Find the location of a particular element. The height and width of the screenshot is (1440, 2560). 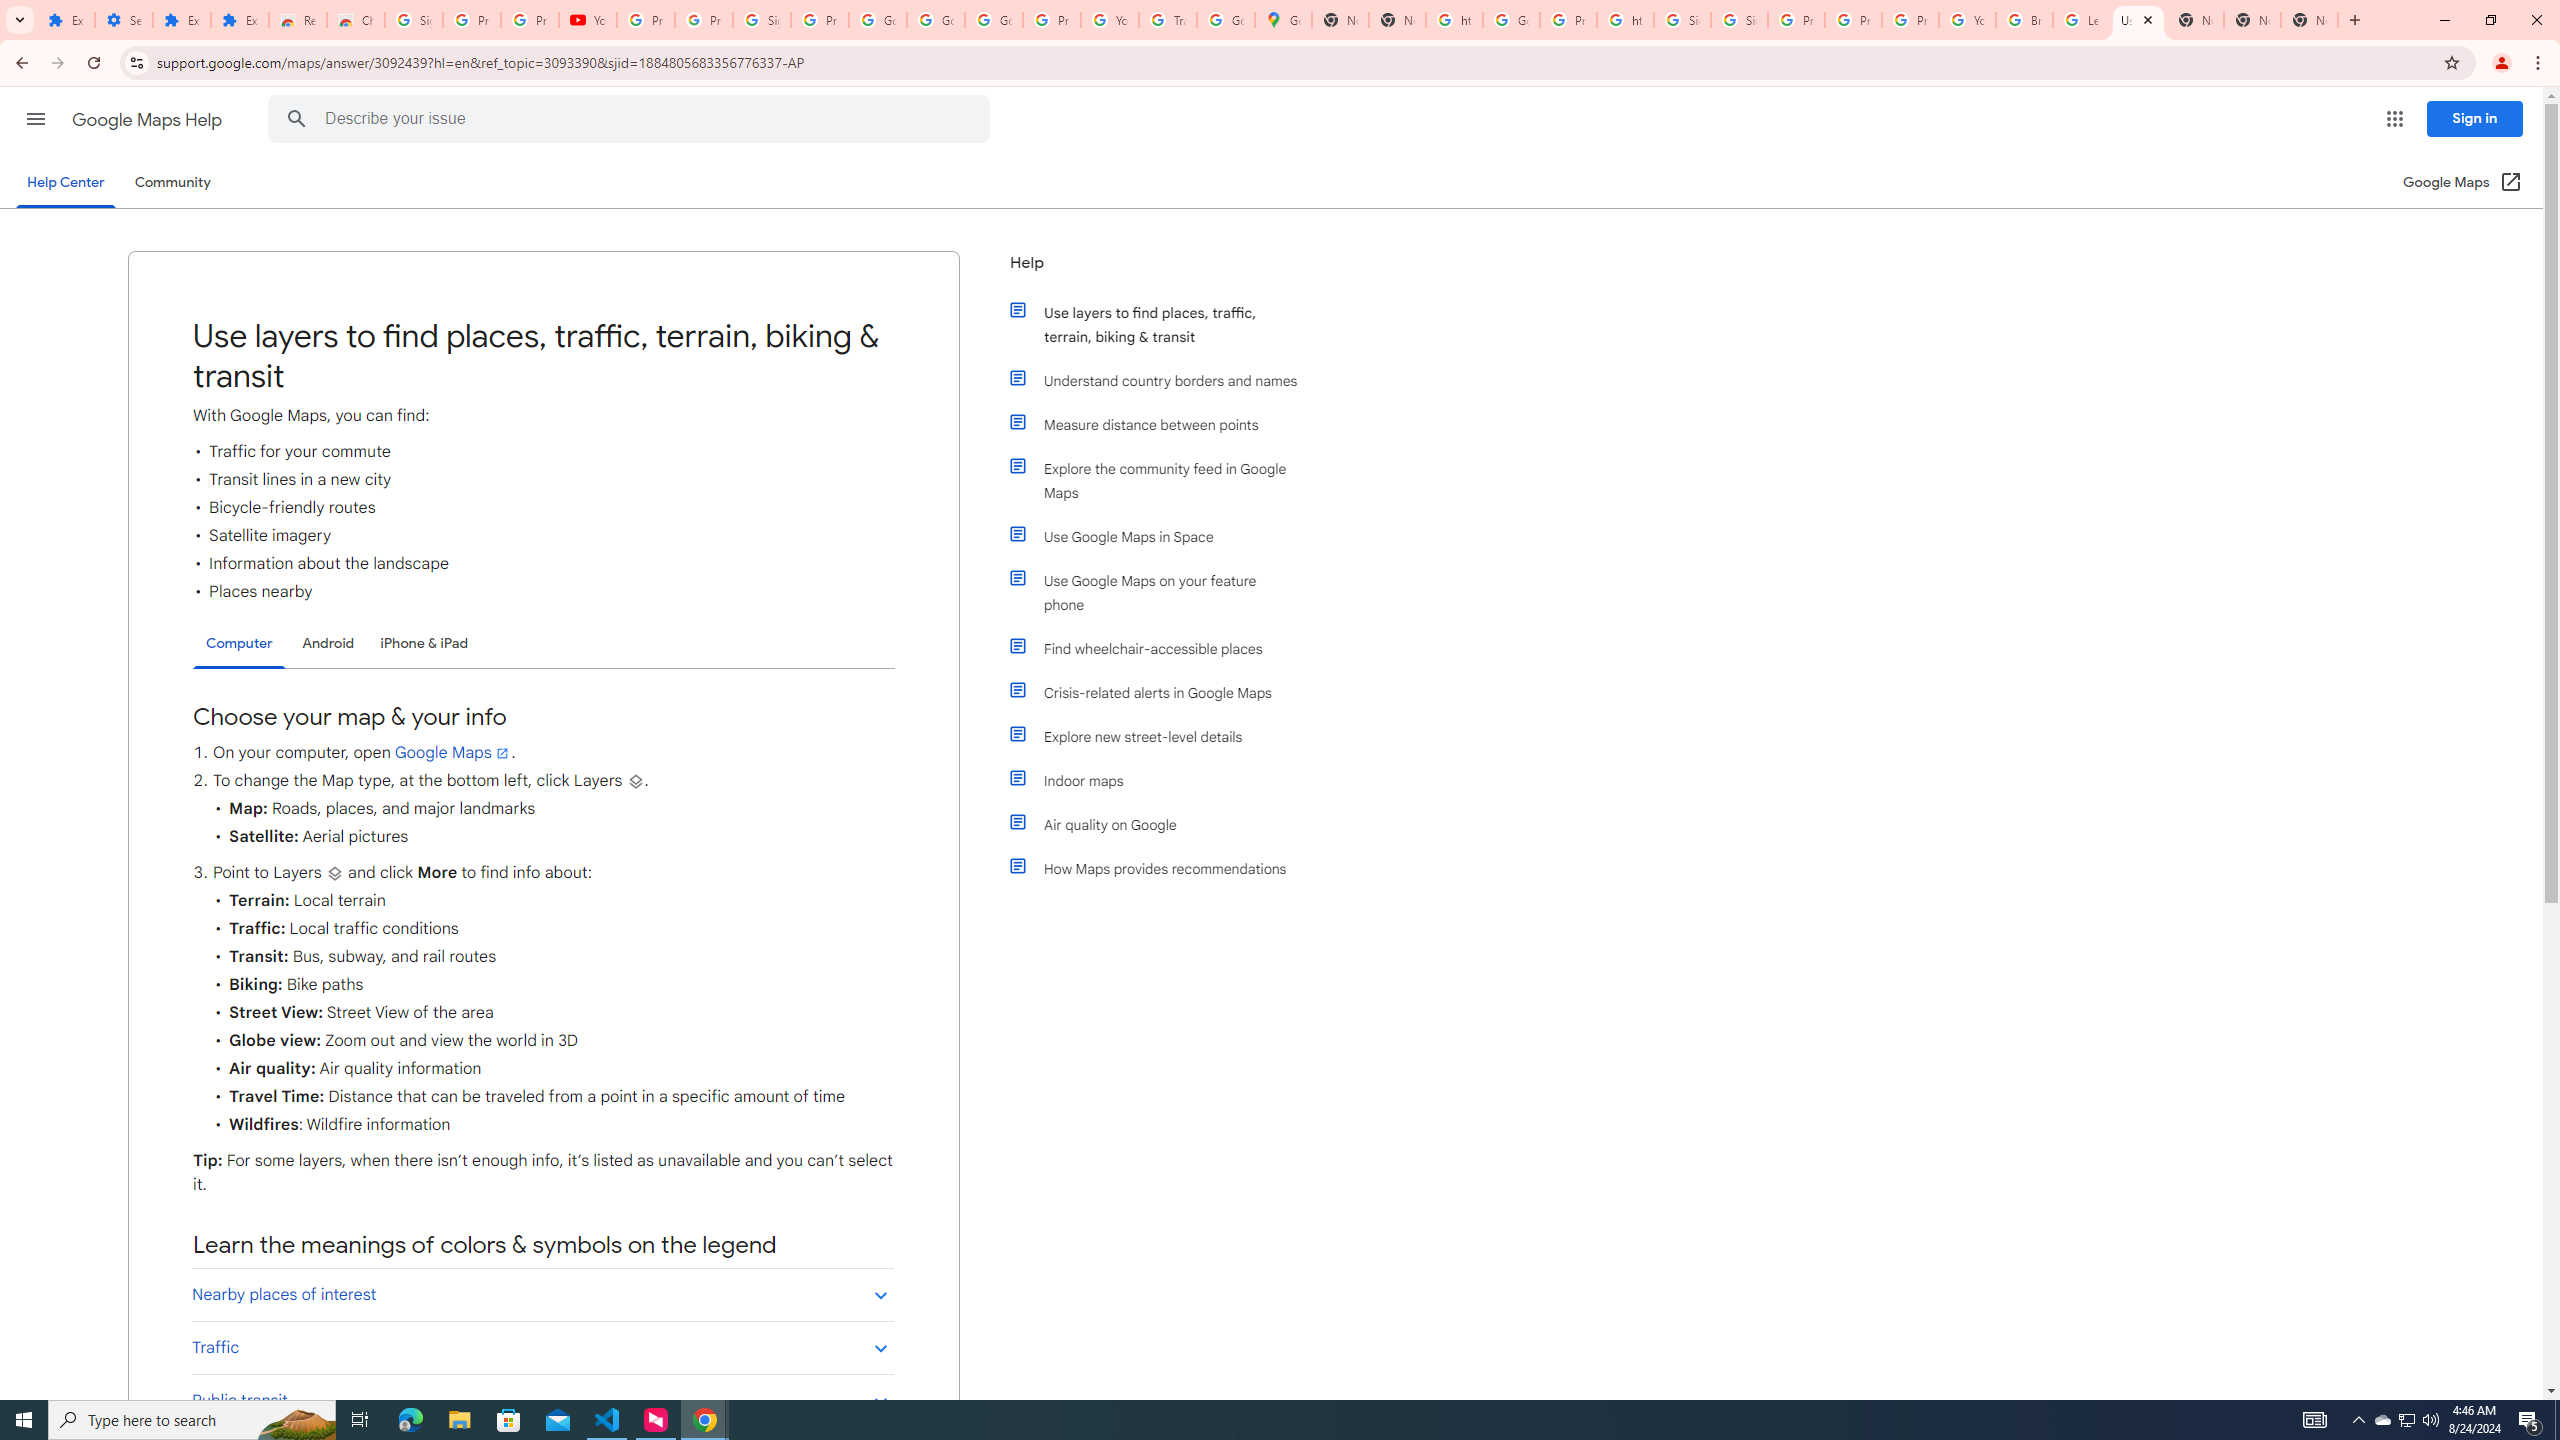

'Nearby places of interest' is located at coordinates (542, 1294).